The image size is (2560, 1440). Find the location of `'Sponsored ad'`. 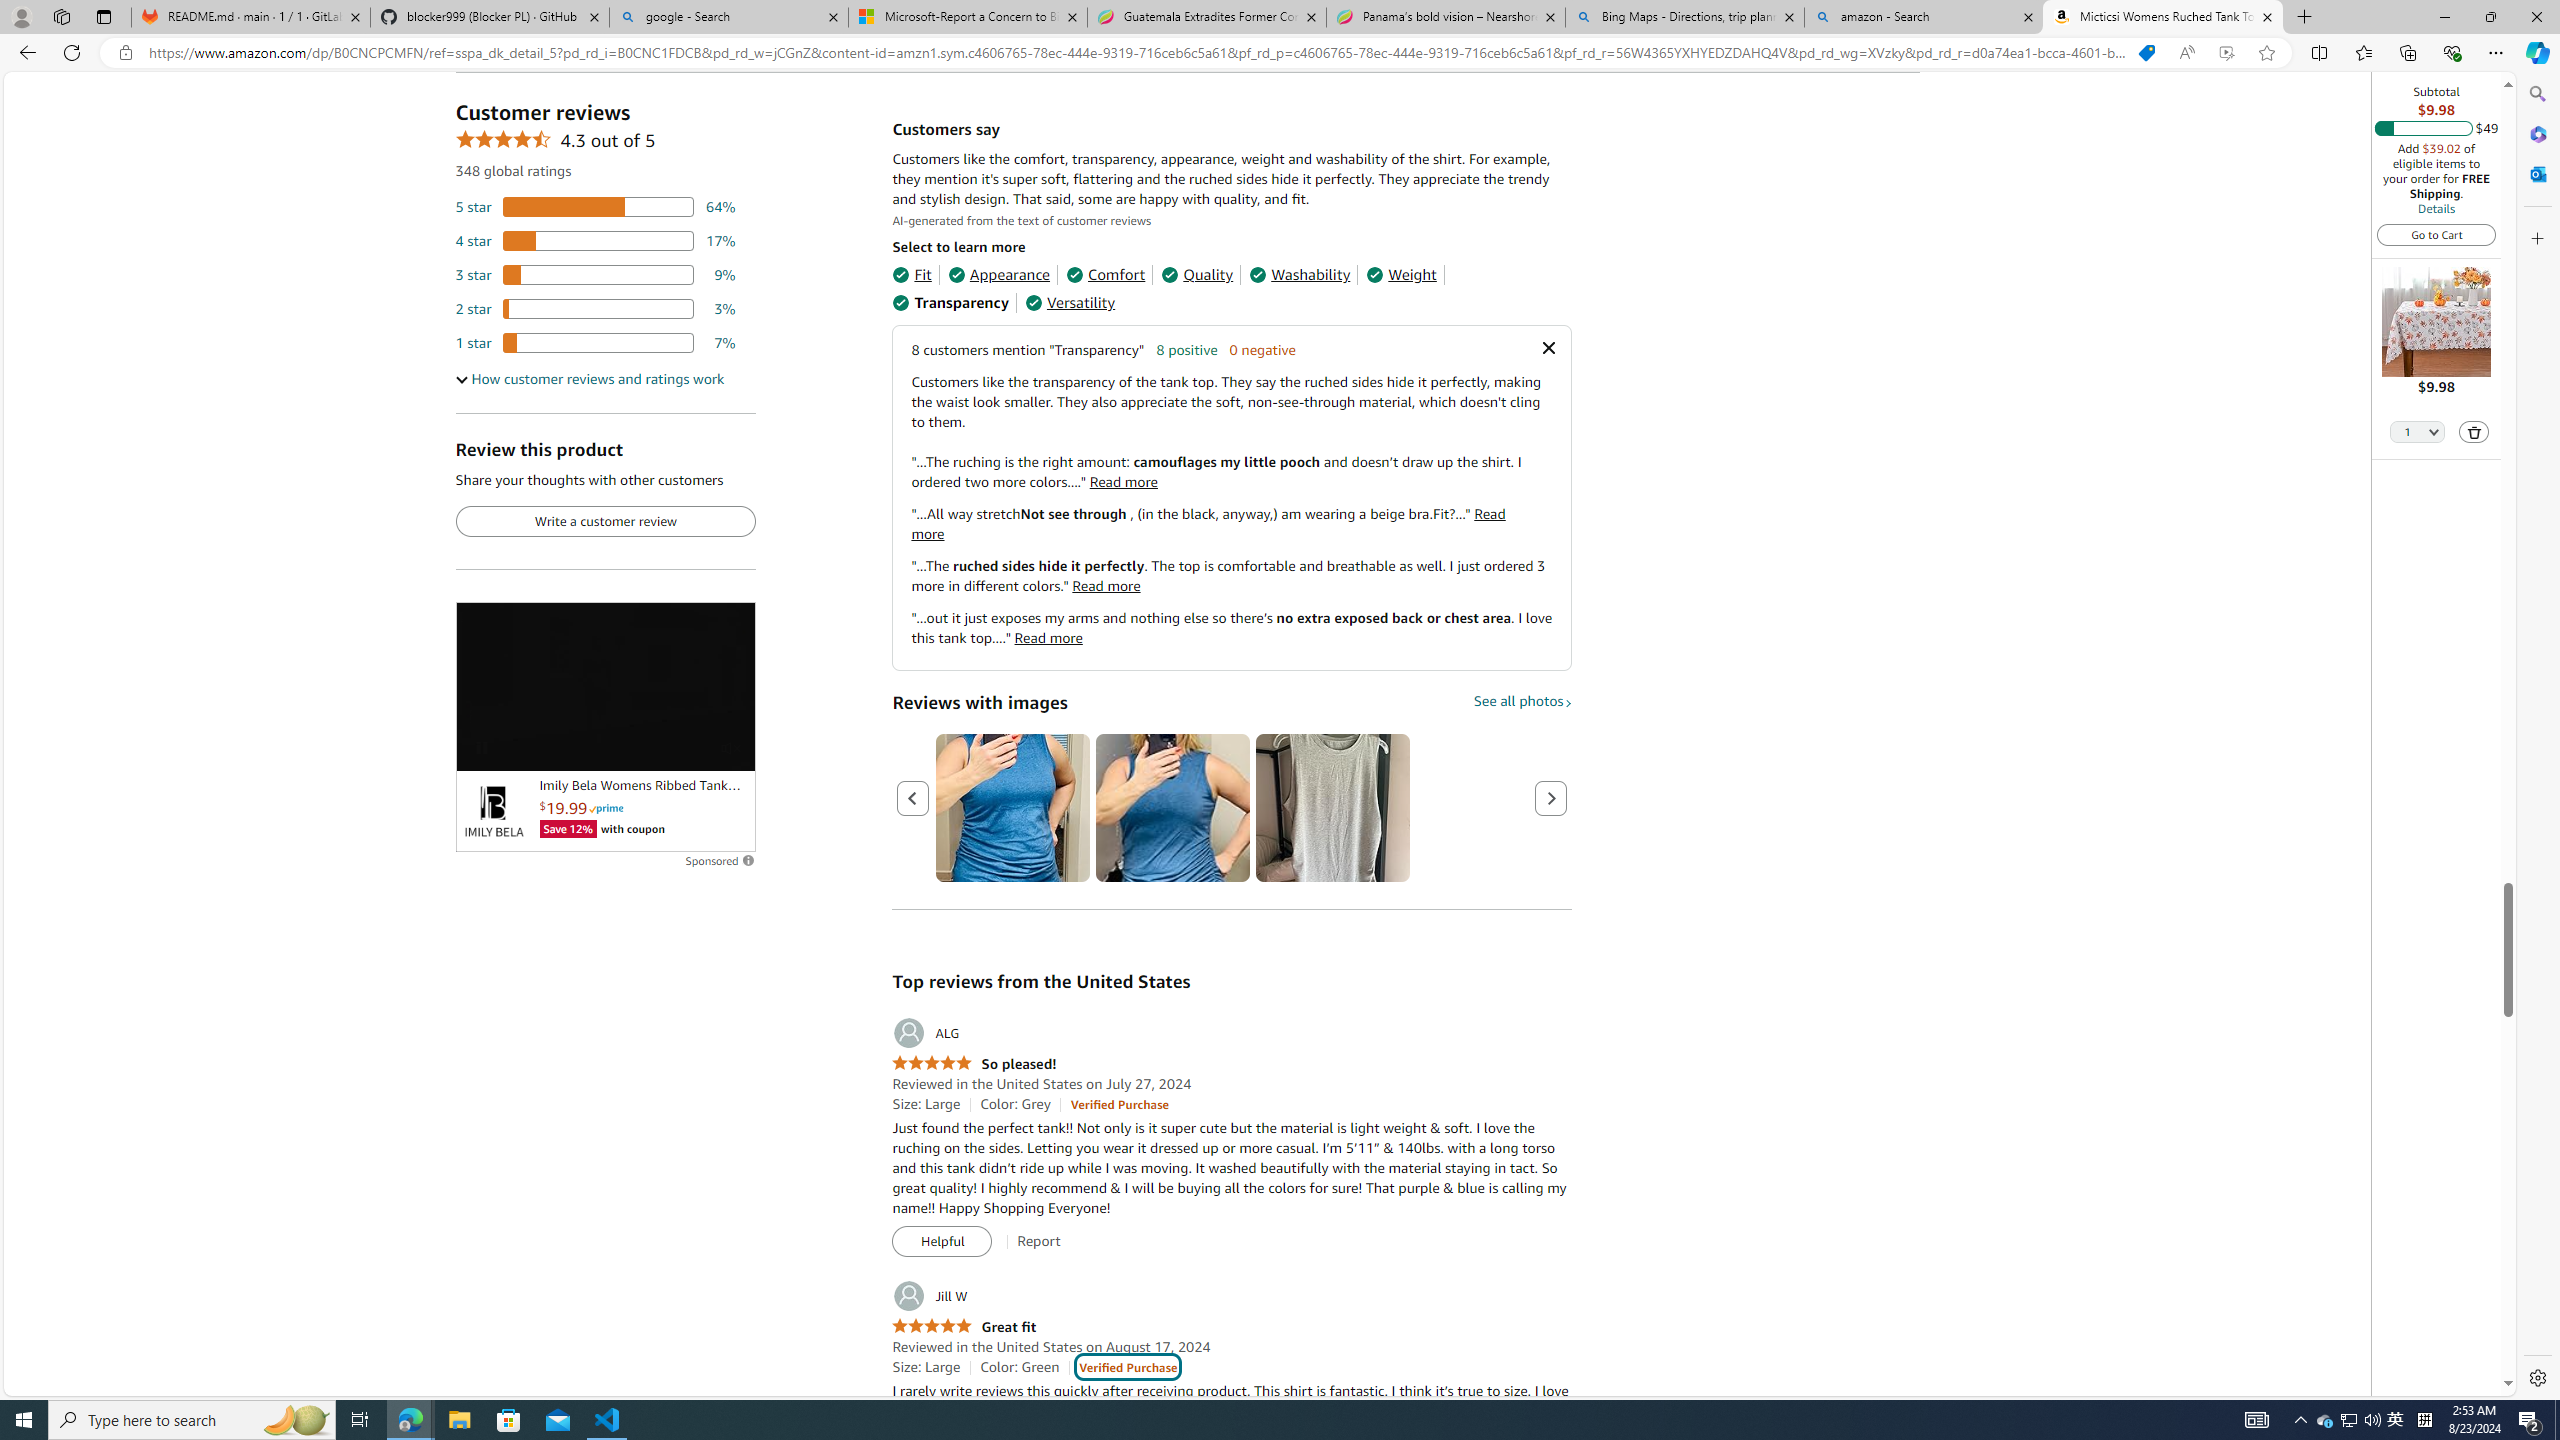

'Sponsored ad' is located at coordinates (604, 685).